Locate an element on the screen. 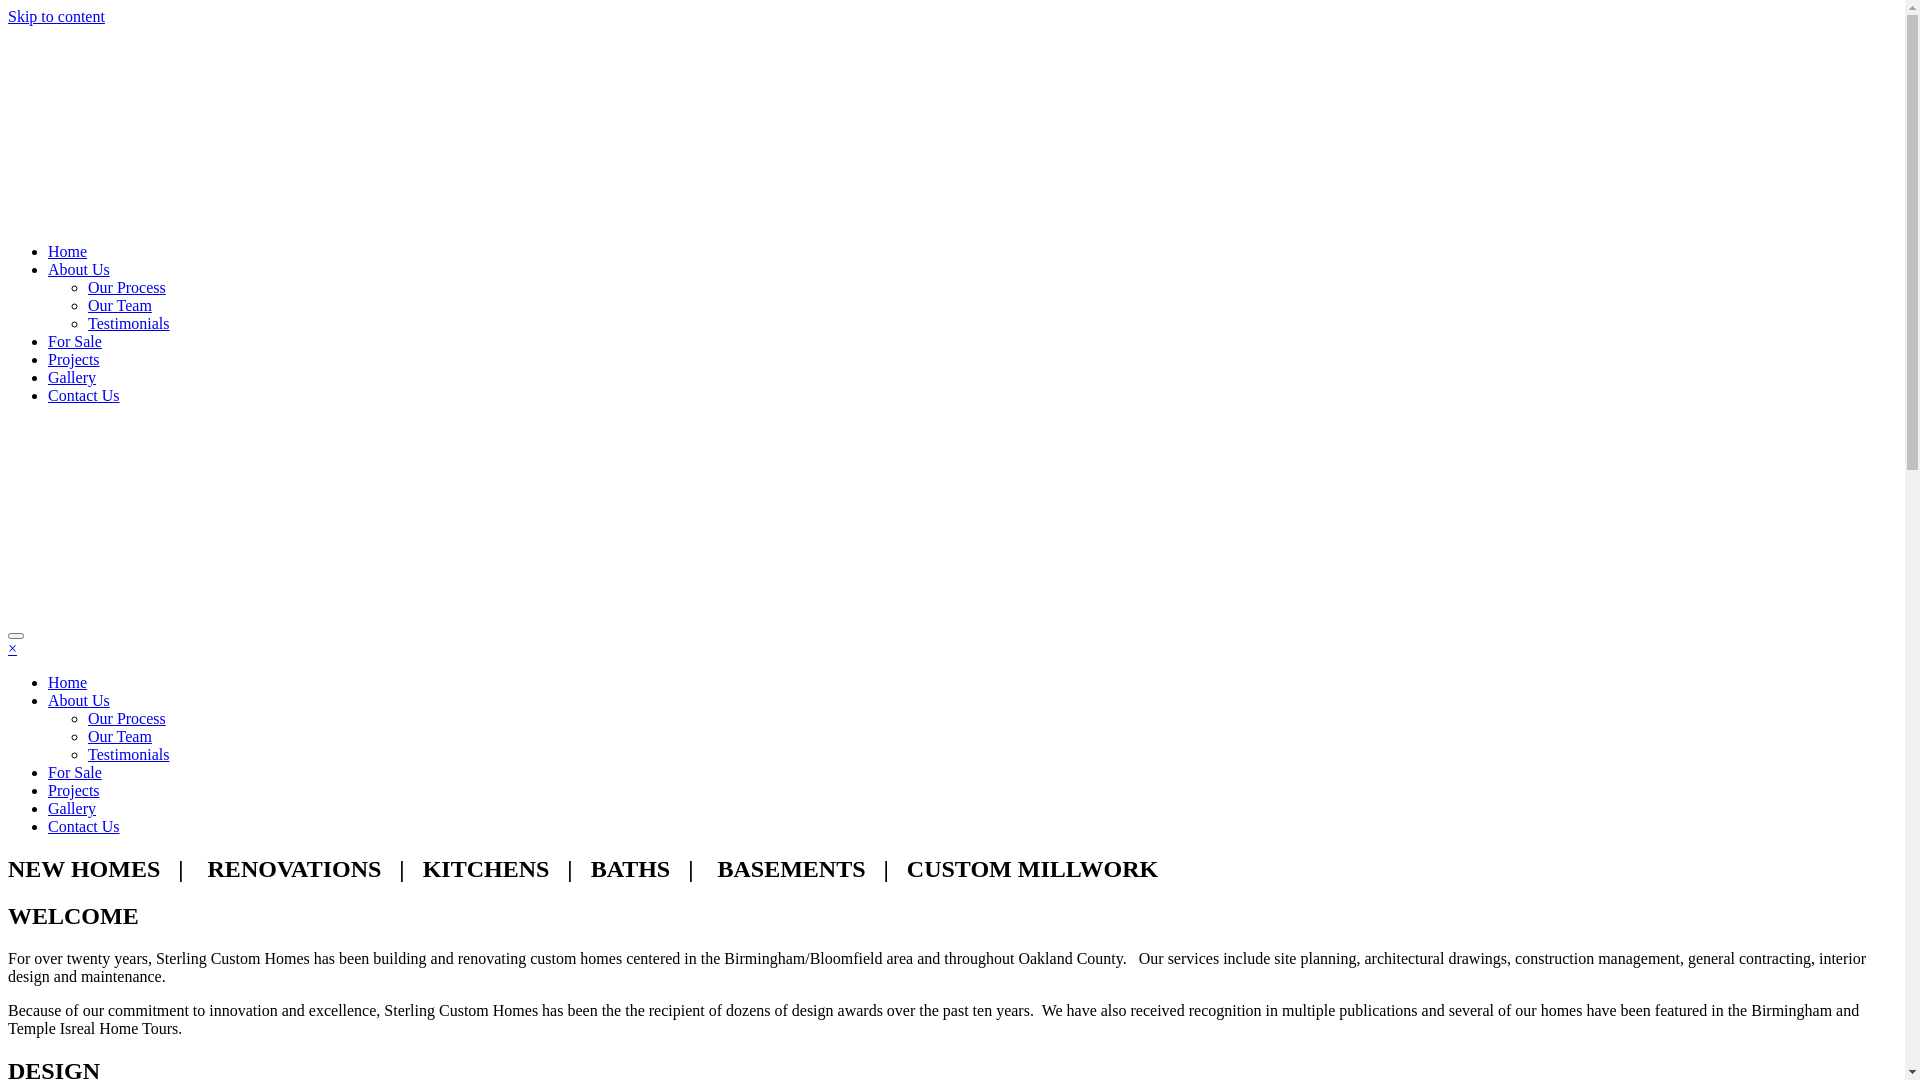 The height and width of the screenshot is (1080, 1920). 'Logo-for-Embroidery-nobg' is located at coordinates (519, 124).